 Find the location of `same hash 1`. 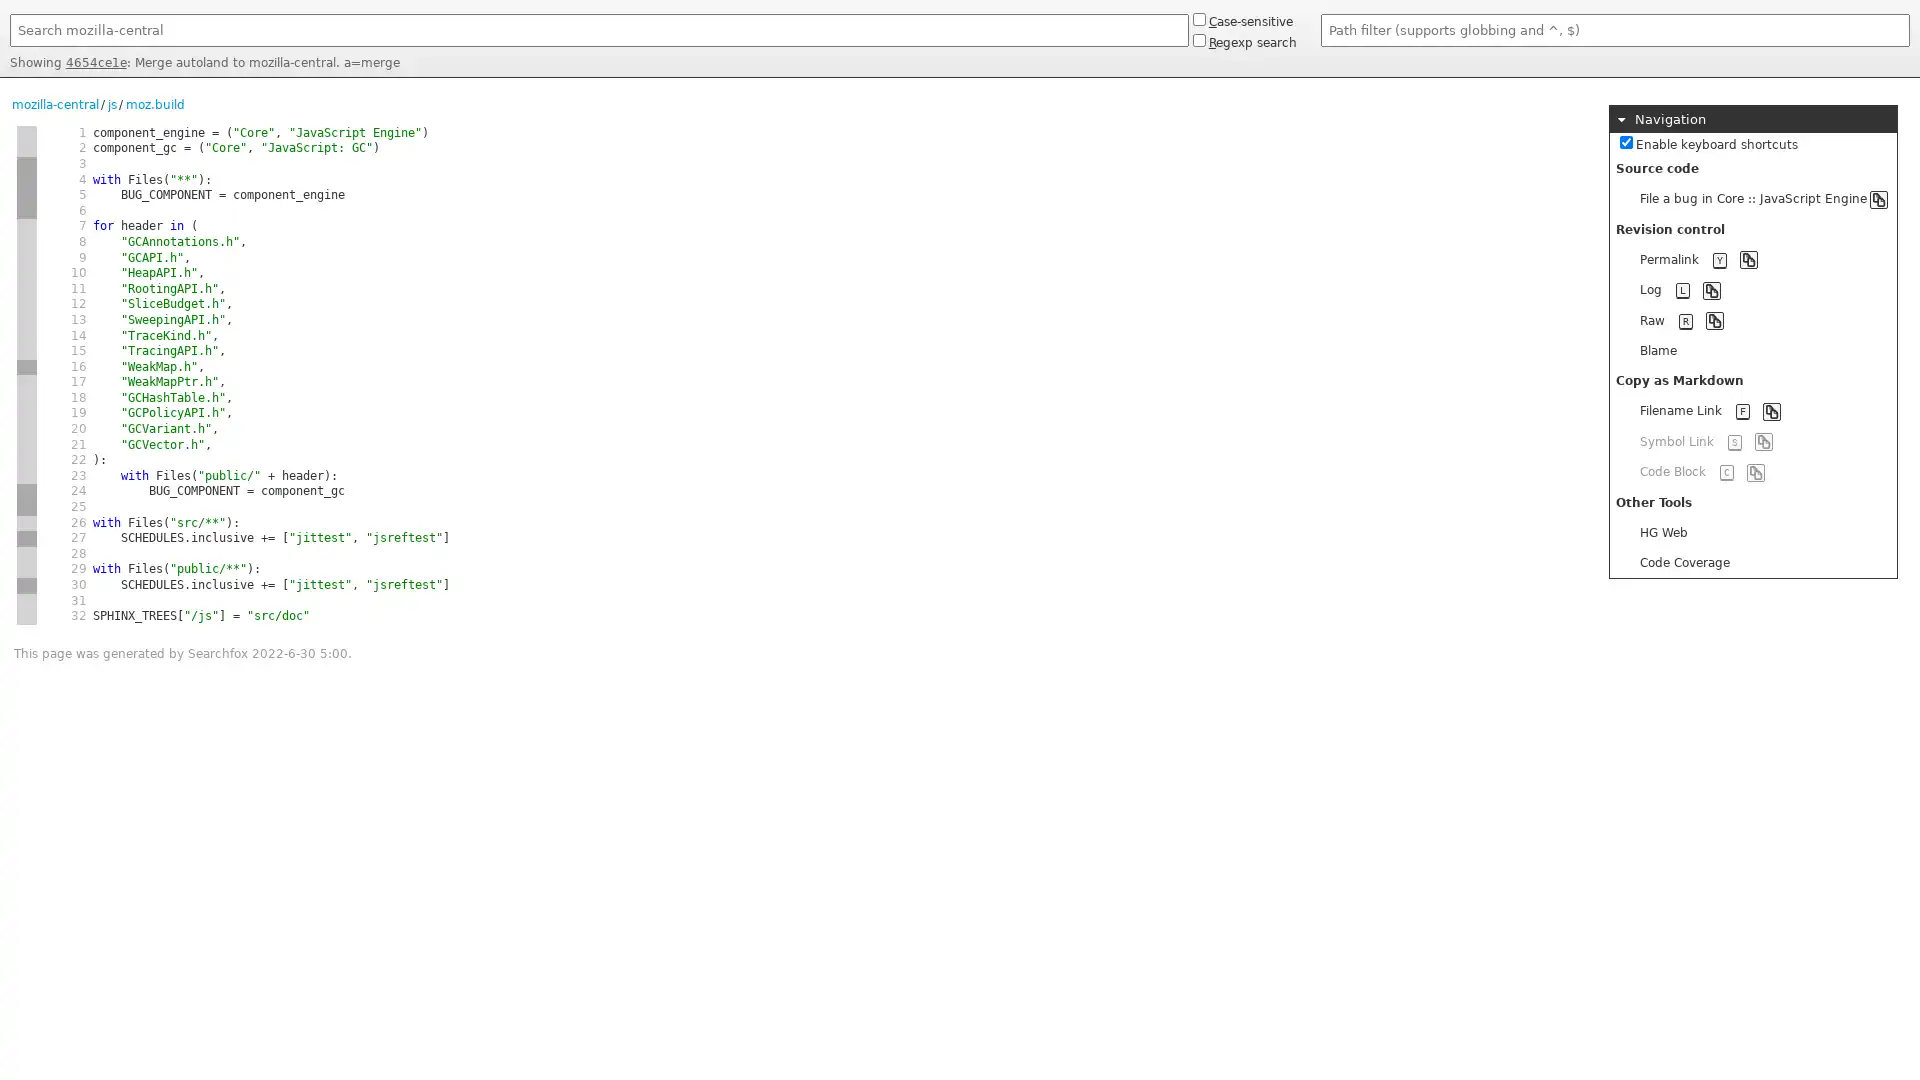

same hash 1 is located at coordinates (27, 257).